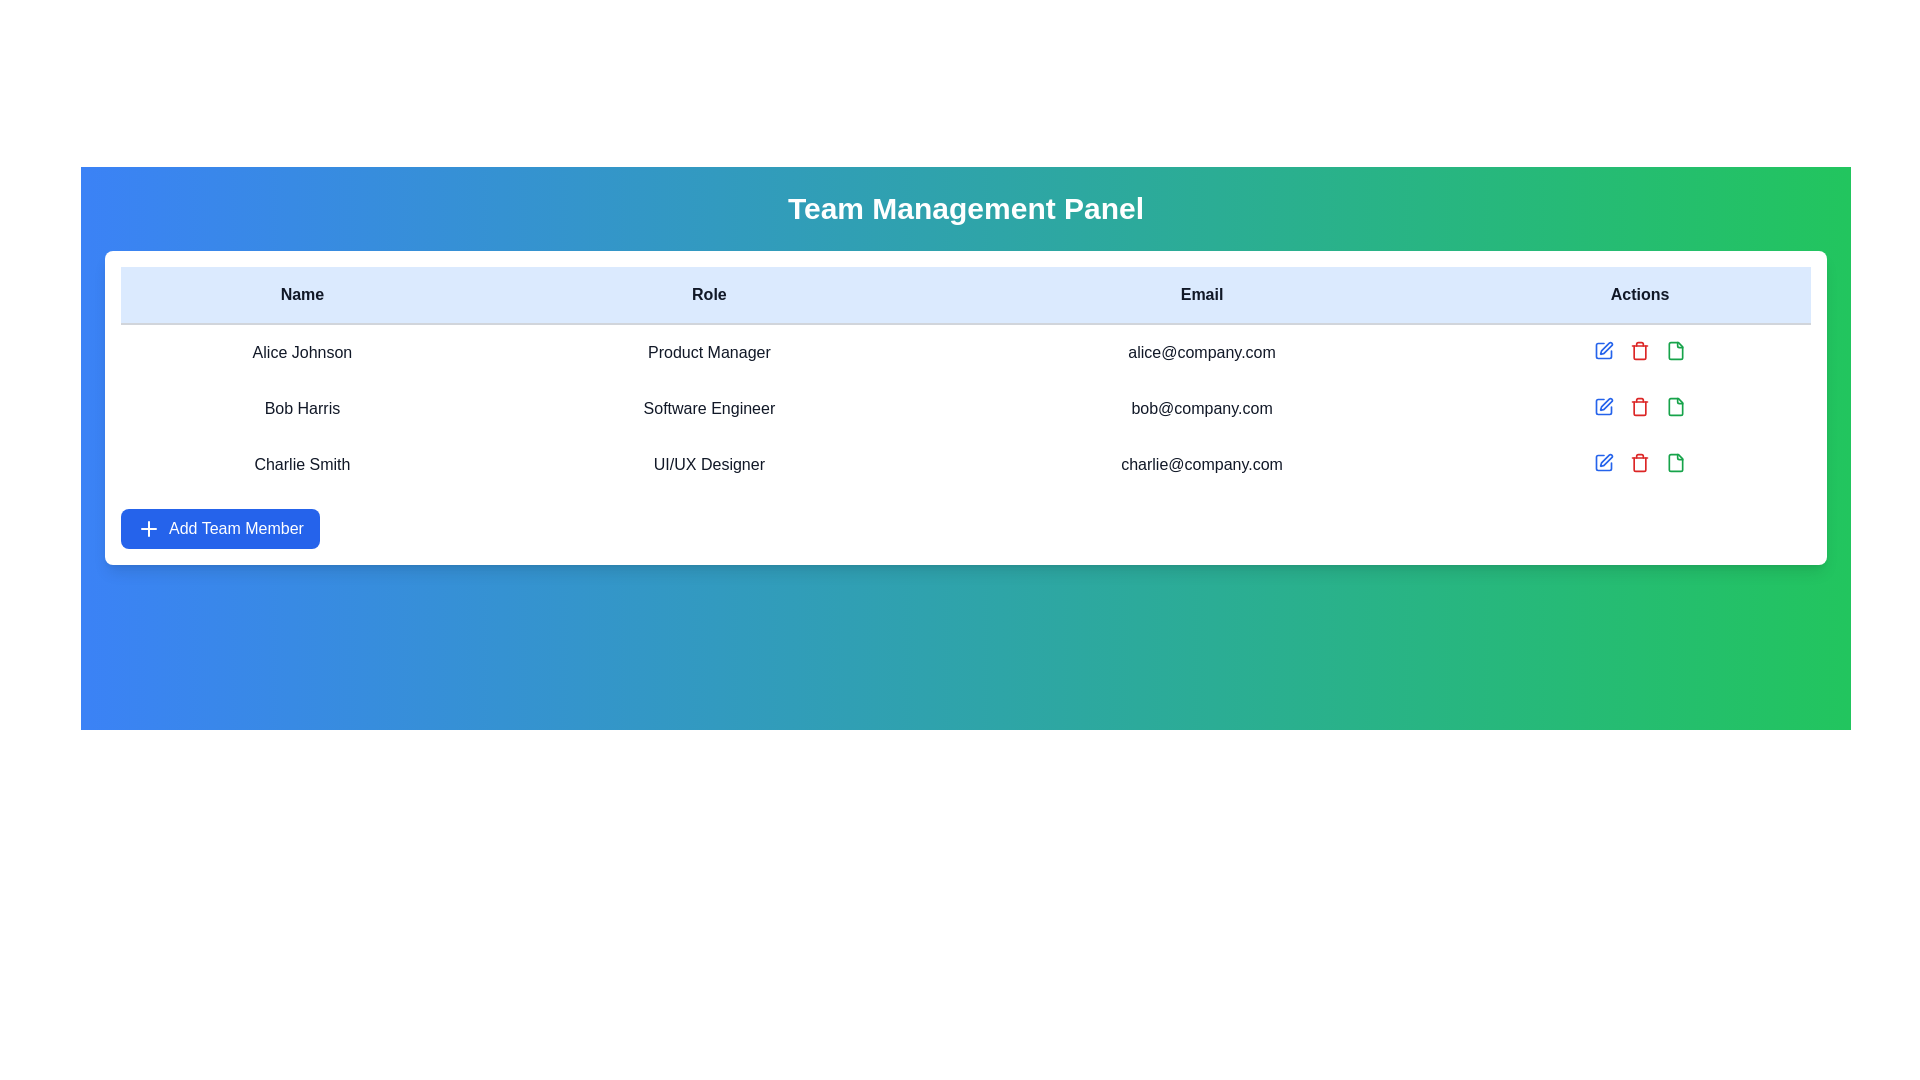  What do you see at coordinates (1201, 351) in the screenshot?
I see `the email address text label displaying 'Alice Johnson's email' located in the 'Email' column of the table` at bounding box center [1201, 351].